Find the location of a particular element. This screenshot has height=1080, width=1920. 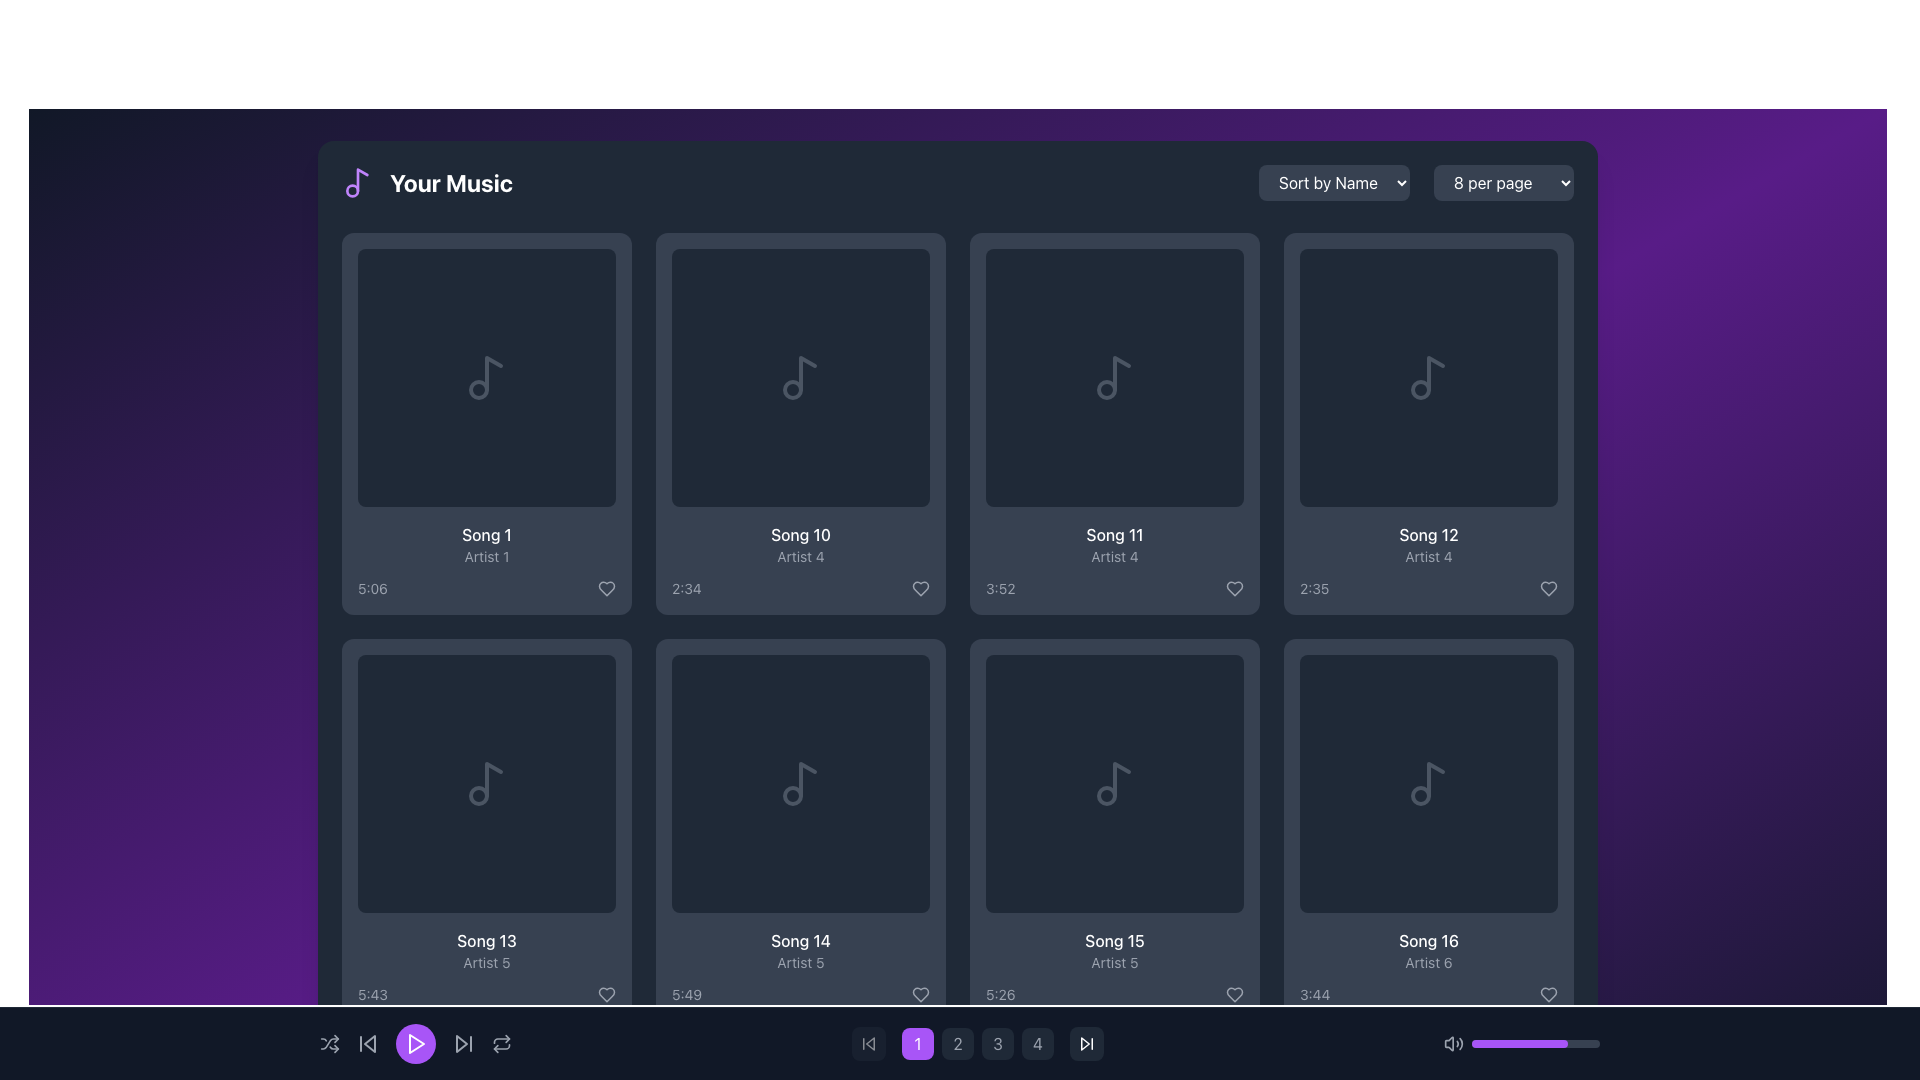

the play button for 'Song 16, Artist 6' is located at coordinates (1428, 782).